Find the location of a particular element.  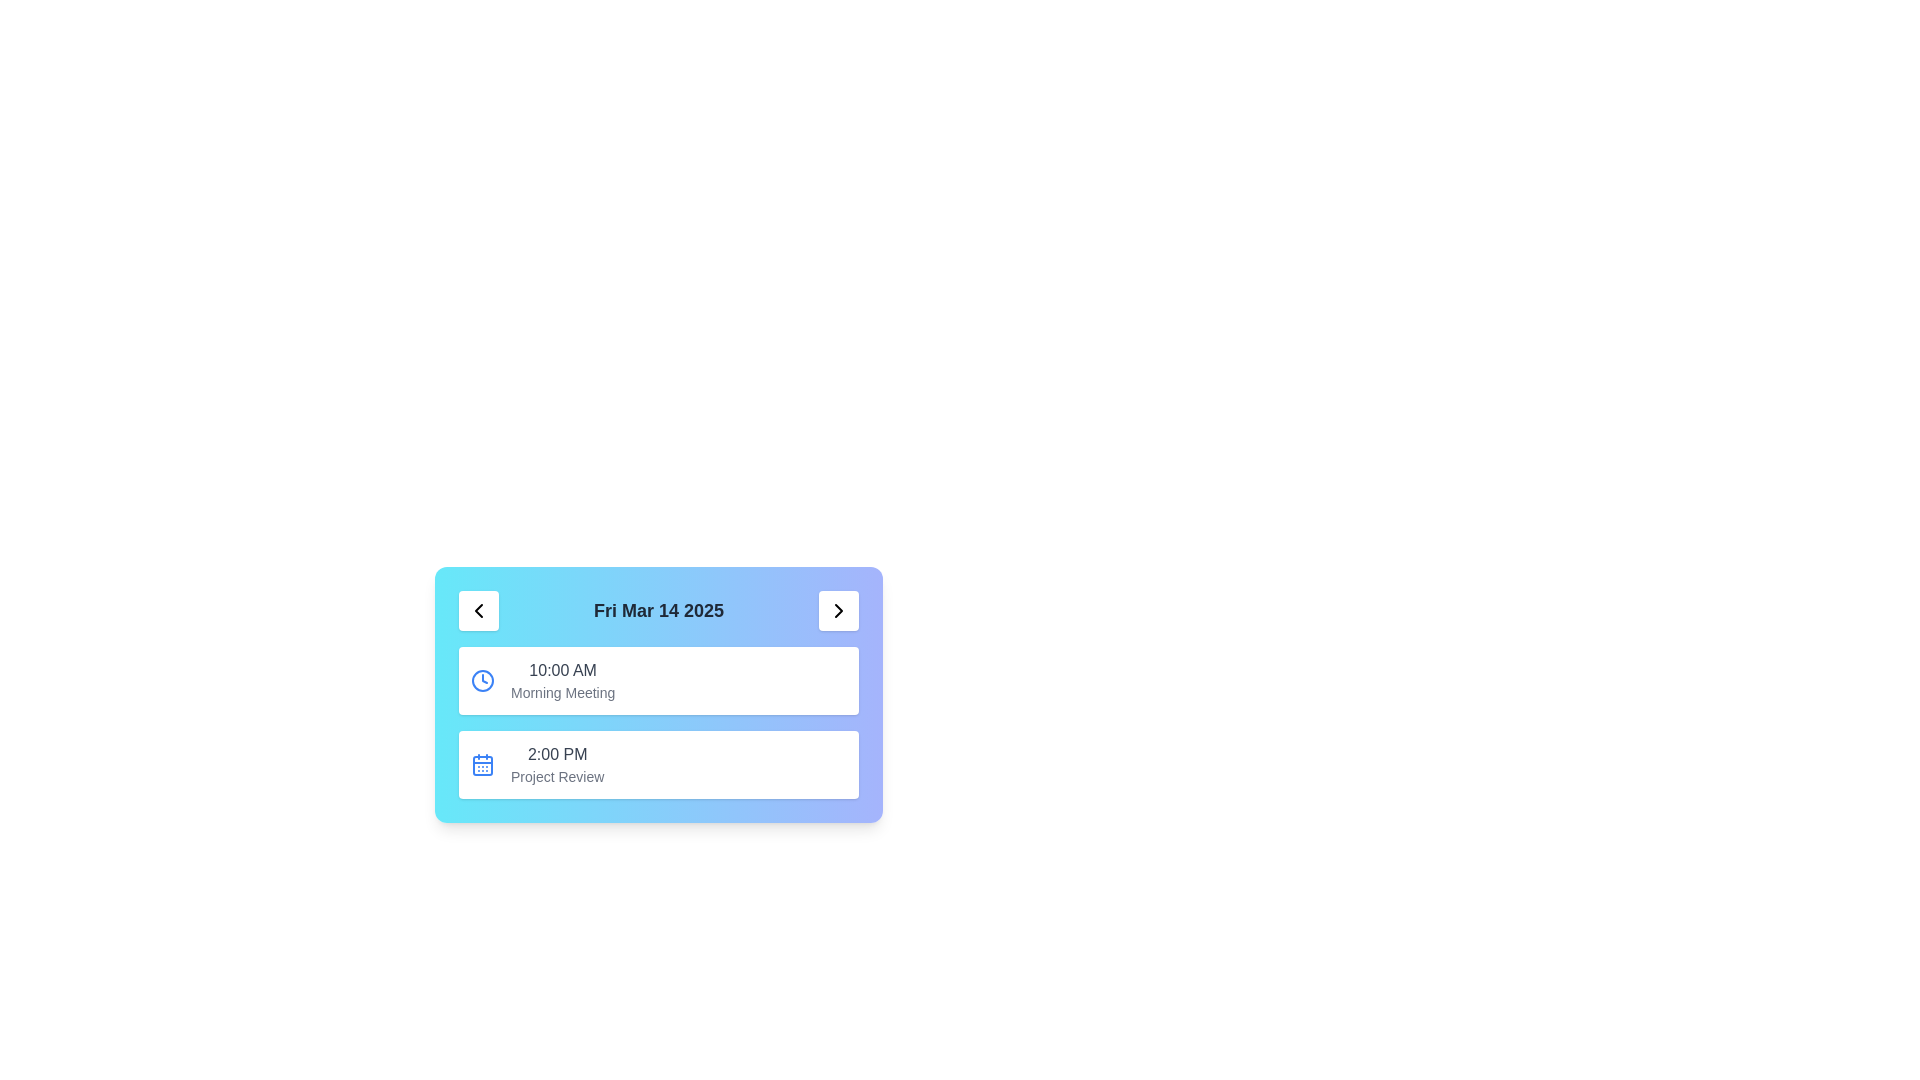

the blue calendar icon with a white background located in the second event row labeled '2:00 PM Project Review' is located at coordinates (483, 764).